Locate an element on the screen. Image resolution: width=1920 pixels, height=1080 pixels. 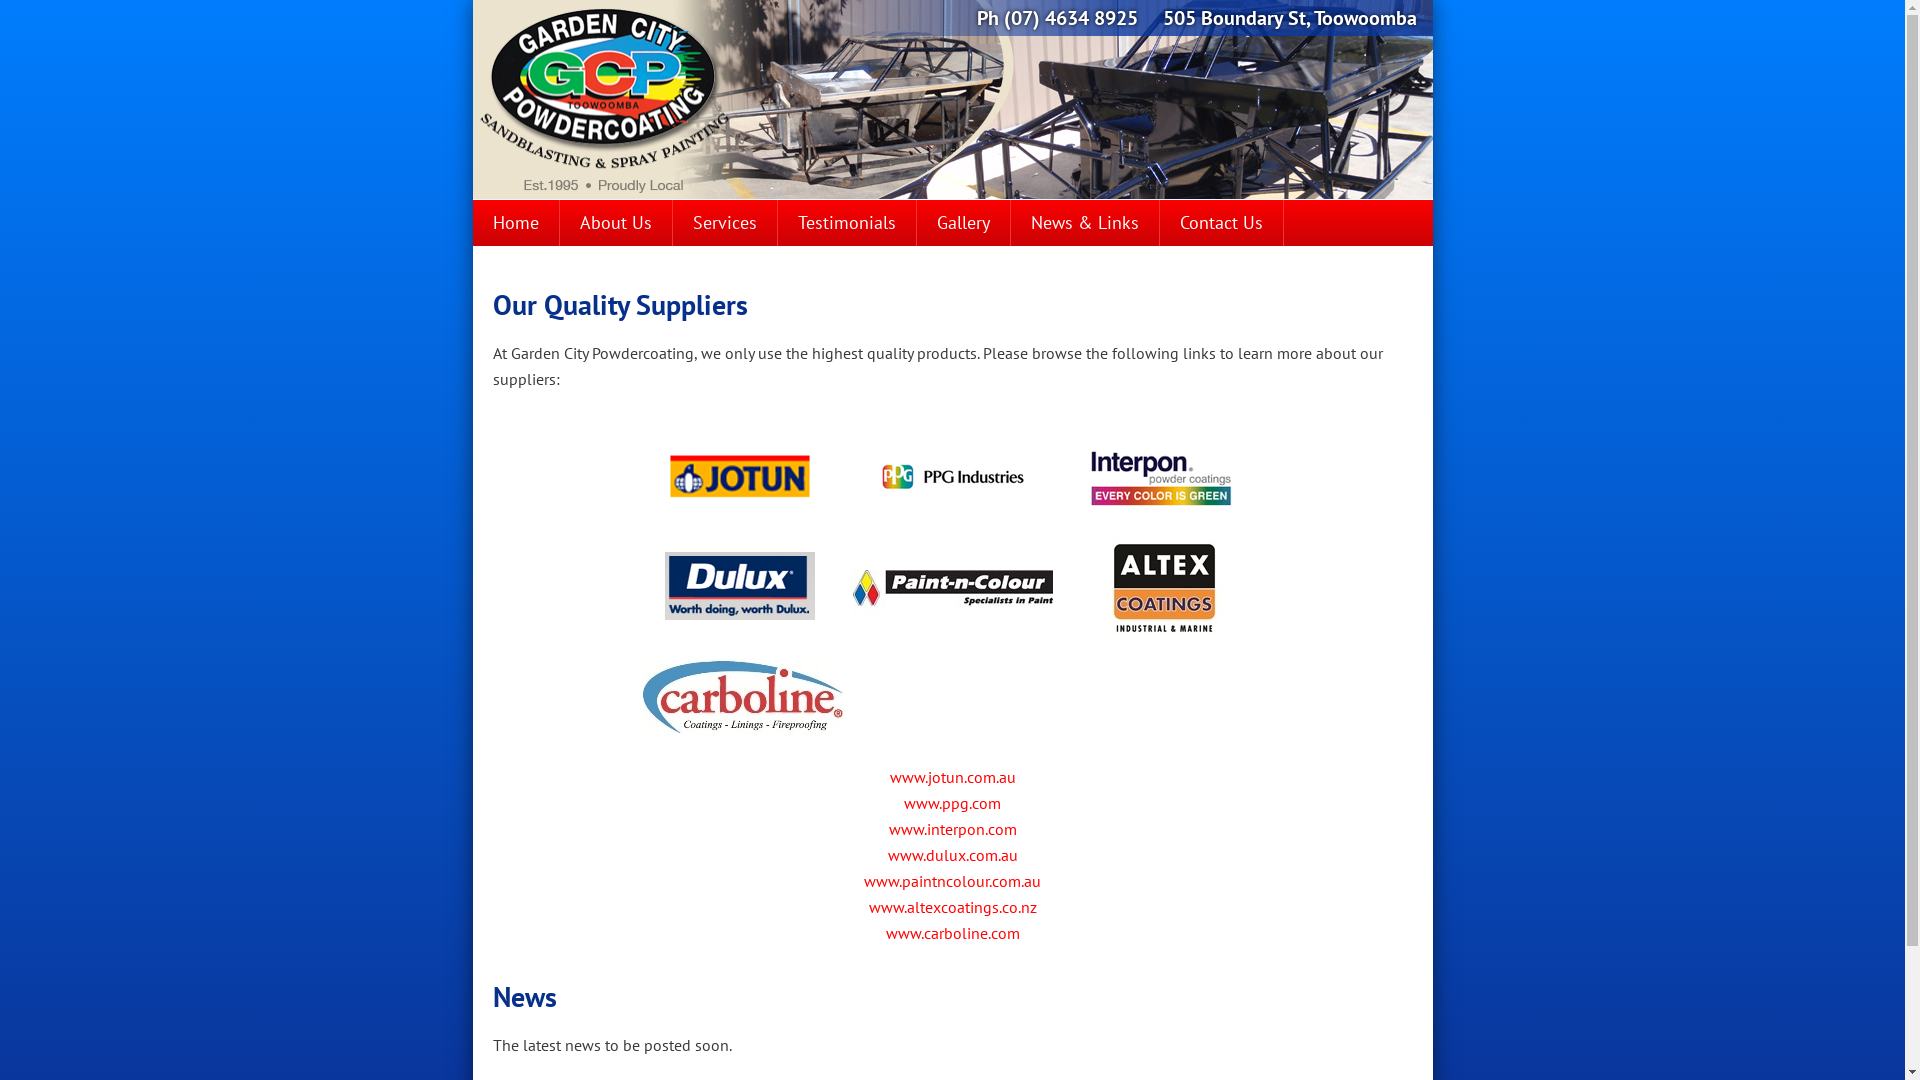
'(07) 4634 8925' is located at coordinates (1069, 18).